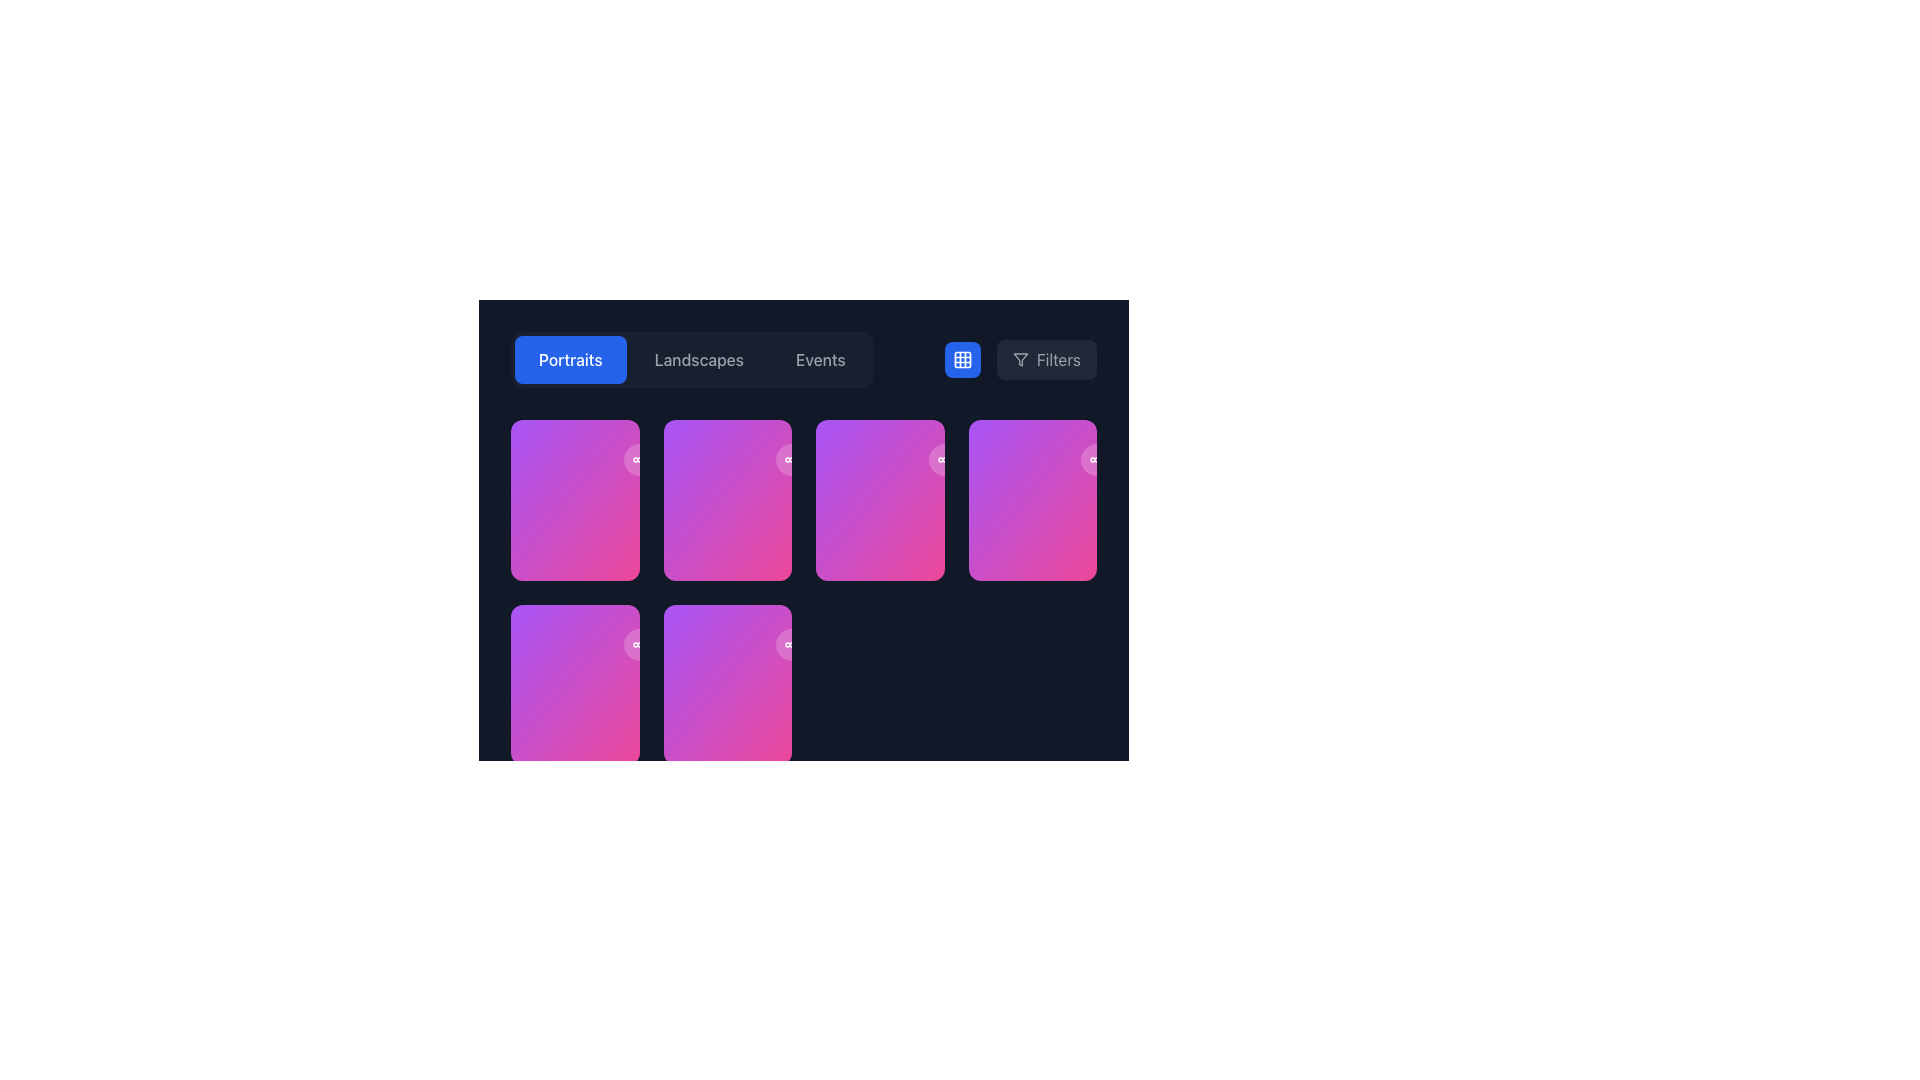  I want to click on the 'Filters' button, which features a funnel icon and is styled with a dark background and light text, so click(1020, 358).